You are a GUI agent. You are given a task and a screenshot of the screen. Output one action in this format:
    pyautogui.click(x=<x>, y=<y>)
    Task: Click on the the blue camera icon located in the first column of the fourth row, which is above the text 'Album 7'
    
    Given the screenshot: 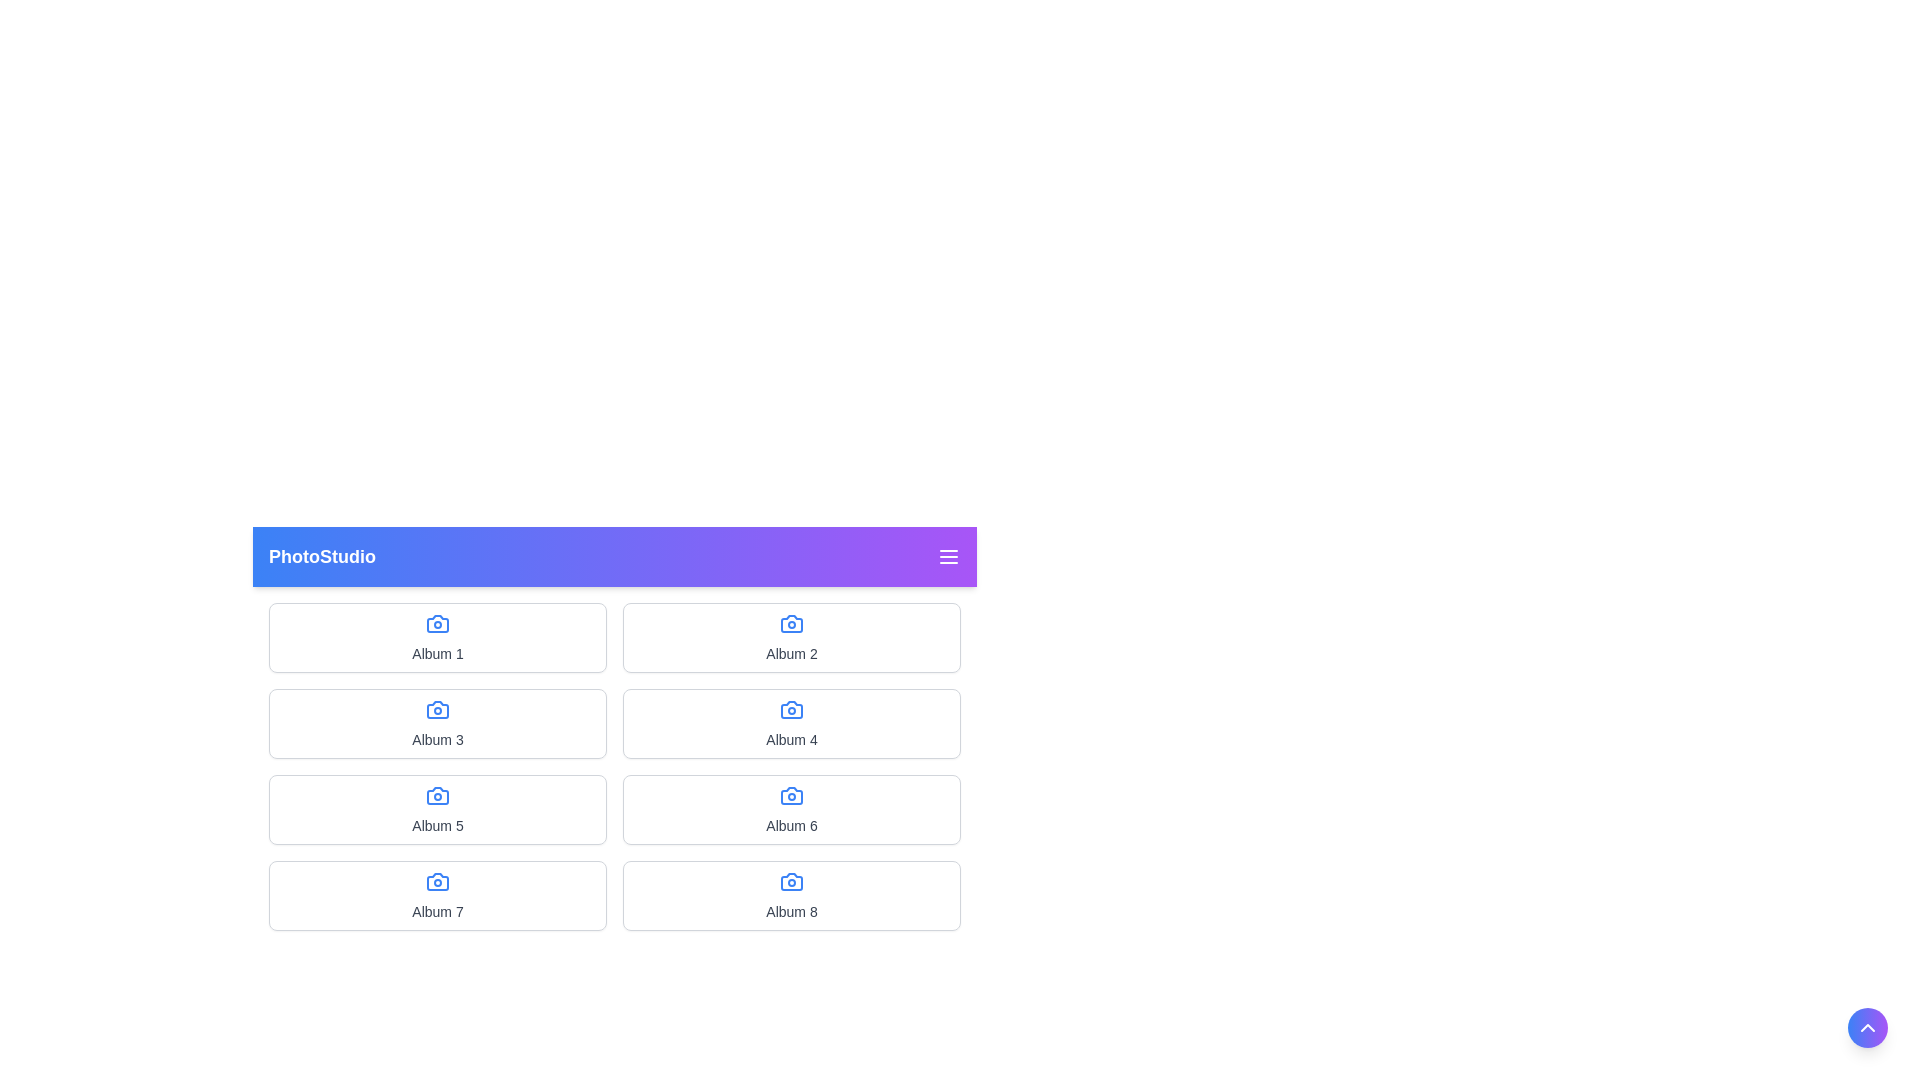 What is the action you would take?
    pyautogui.click(x=436, y=881)
    